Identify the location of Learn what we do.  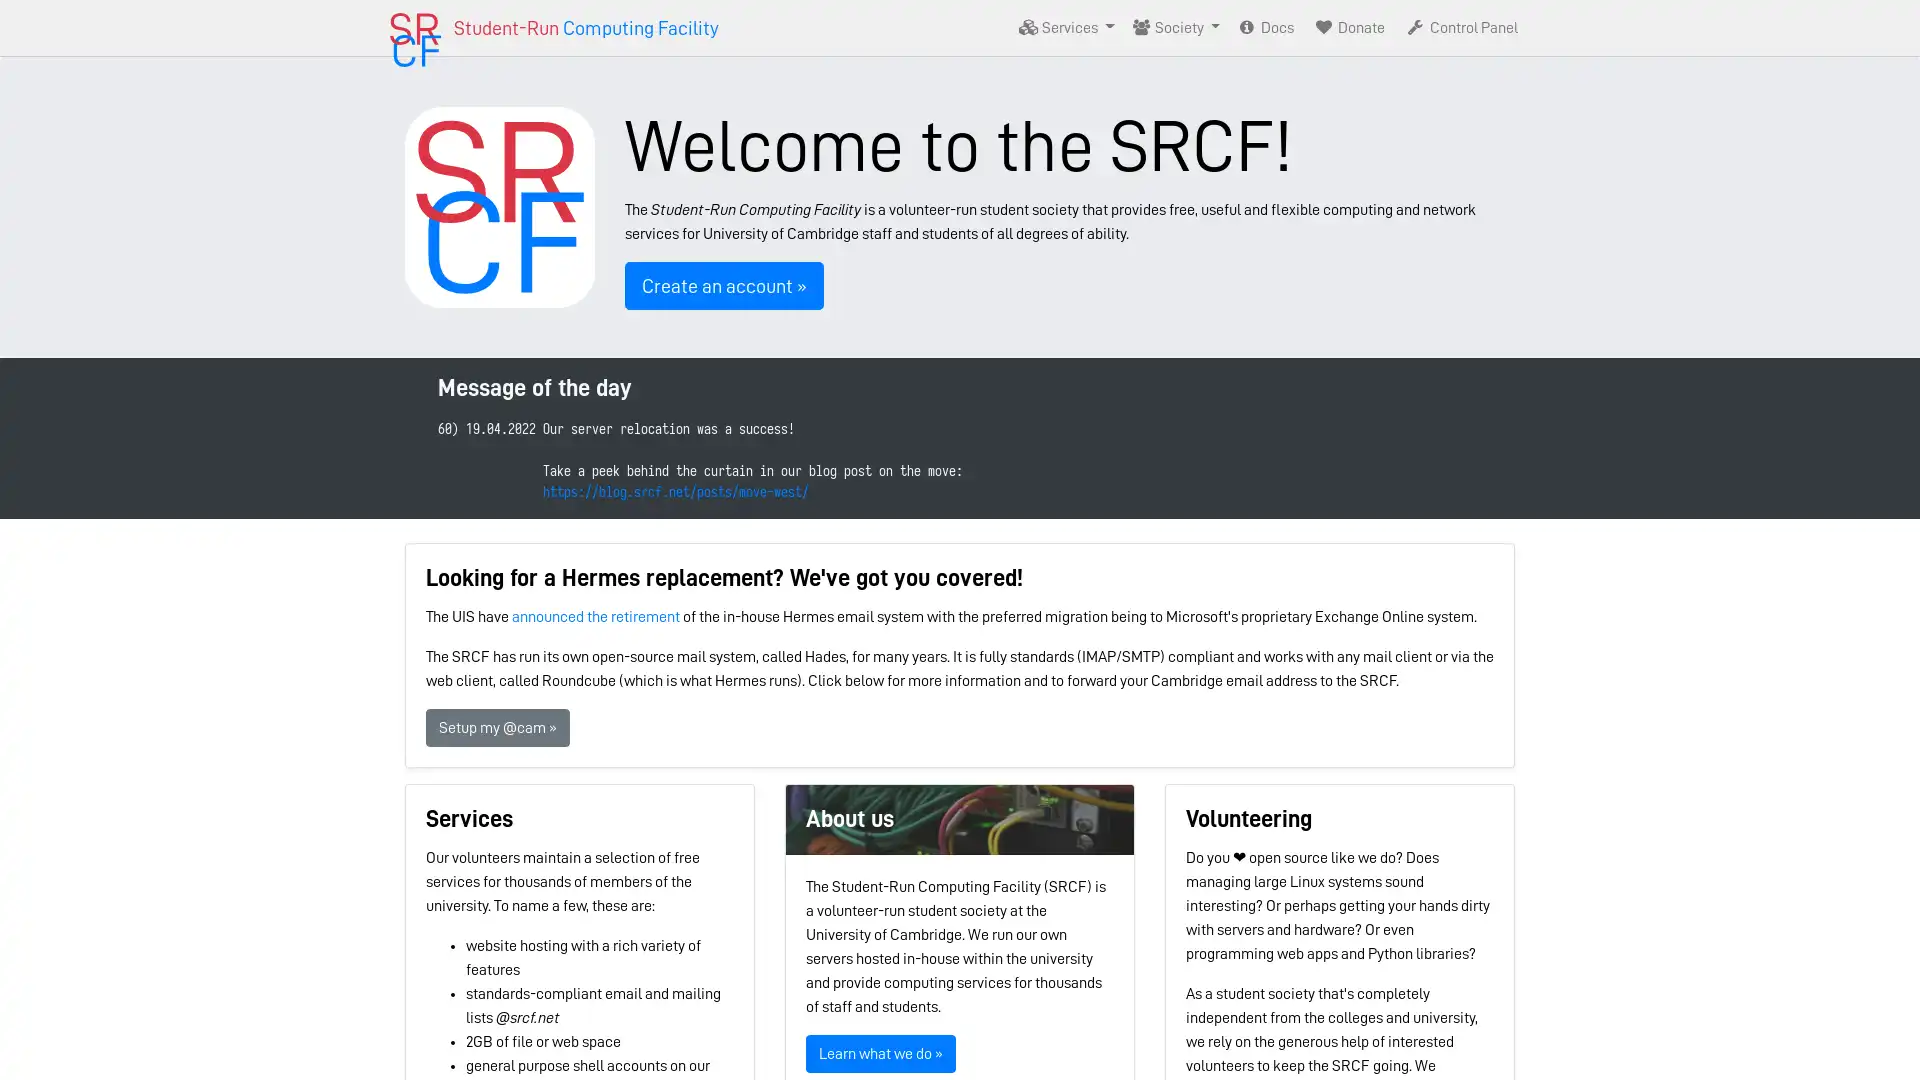
(880, 1052).